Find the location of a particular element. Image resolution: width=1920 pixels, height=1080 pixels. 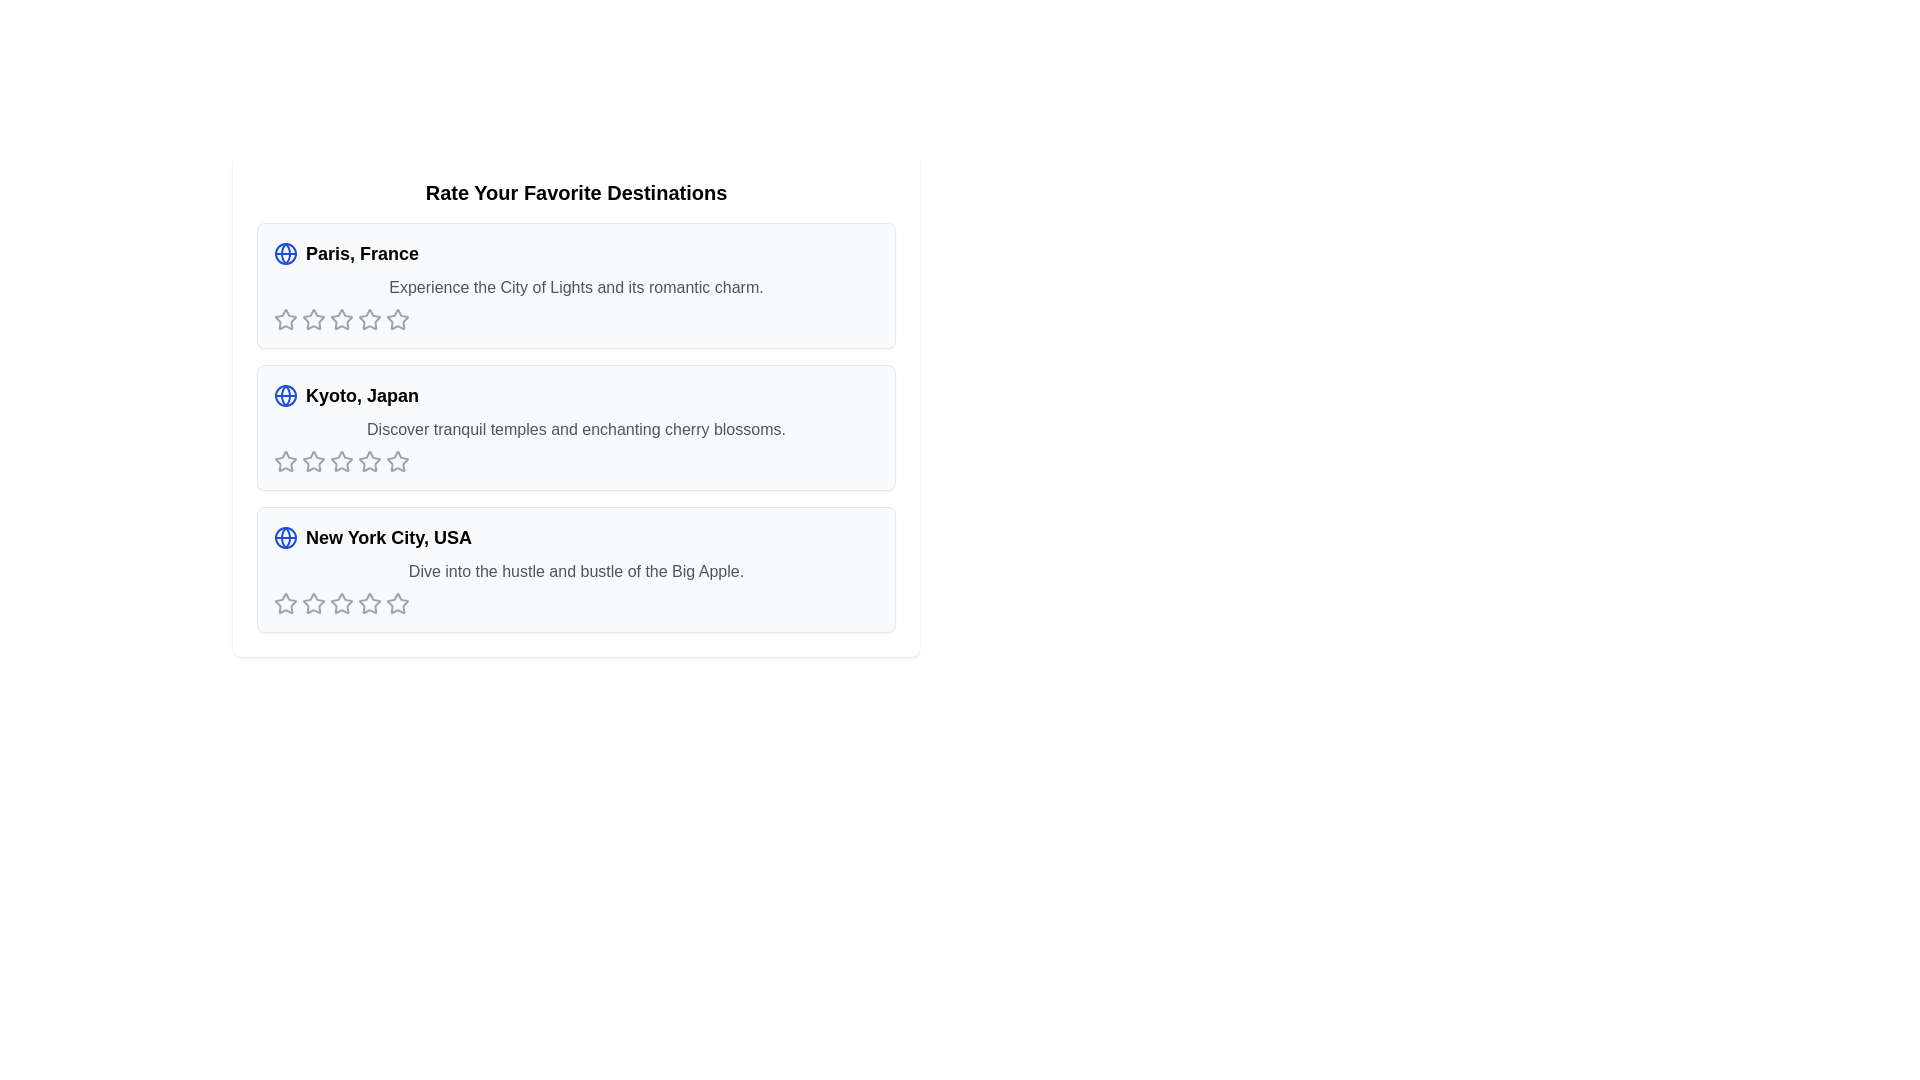

the second star icon in the rating system located under the title 'Paris, France' on the topmost card is located at coordinates (341, 318).